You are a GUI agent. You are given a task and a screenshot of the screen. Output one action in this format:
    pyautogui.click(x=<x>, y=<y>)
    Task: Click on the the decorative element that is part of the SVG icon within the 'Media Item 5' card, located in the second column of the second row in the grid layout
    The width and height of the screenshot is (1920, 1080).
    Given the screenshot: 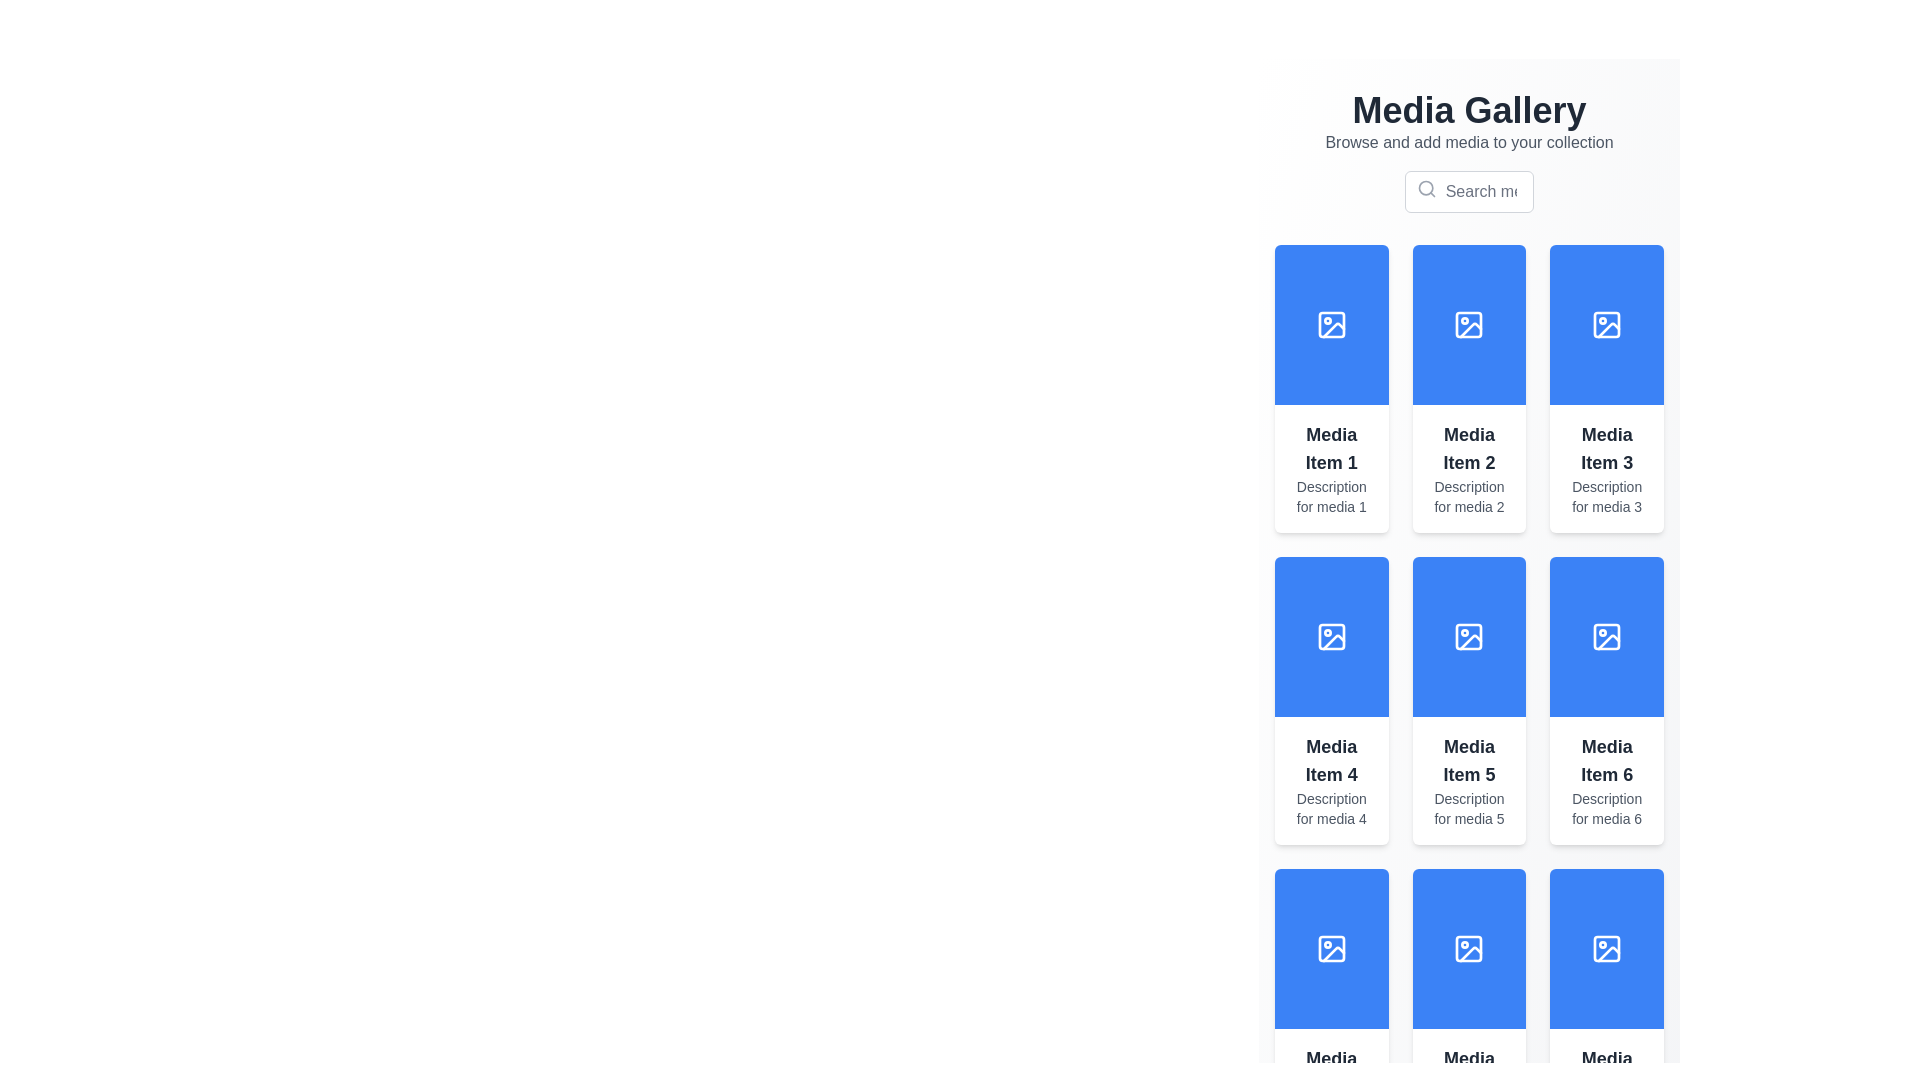 What is the action you would take?
    pyautogui.click(x=1469, y=636)
    